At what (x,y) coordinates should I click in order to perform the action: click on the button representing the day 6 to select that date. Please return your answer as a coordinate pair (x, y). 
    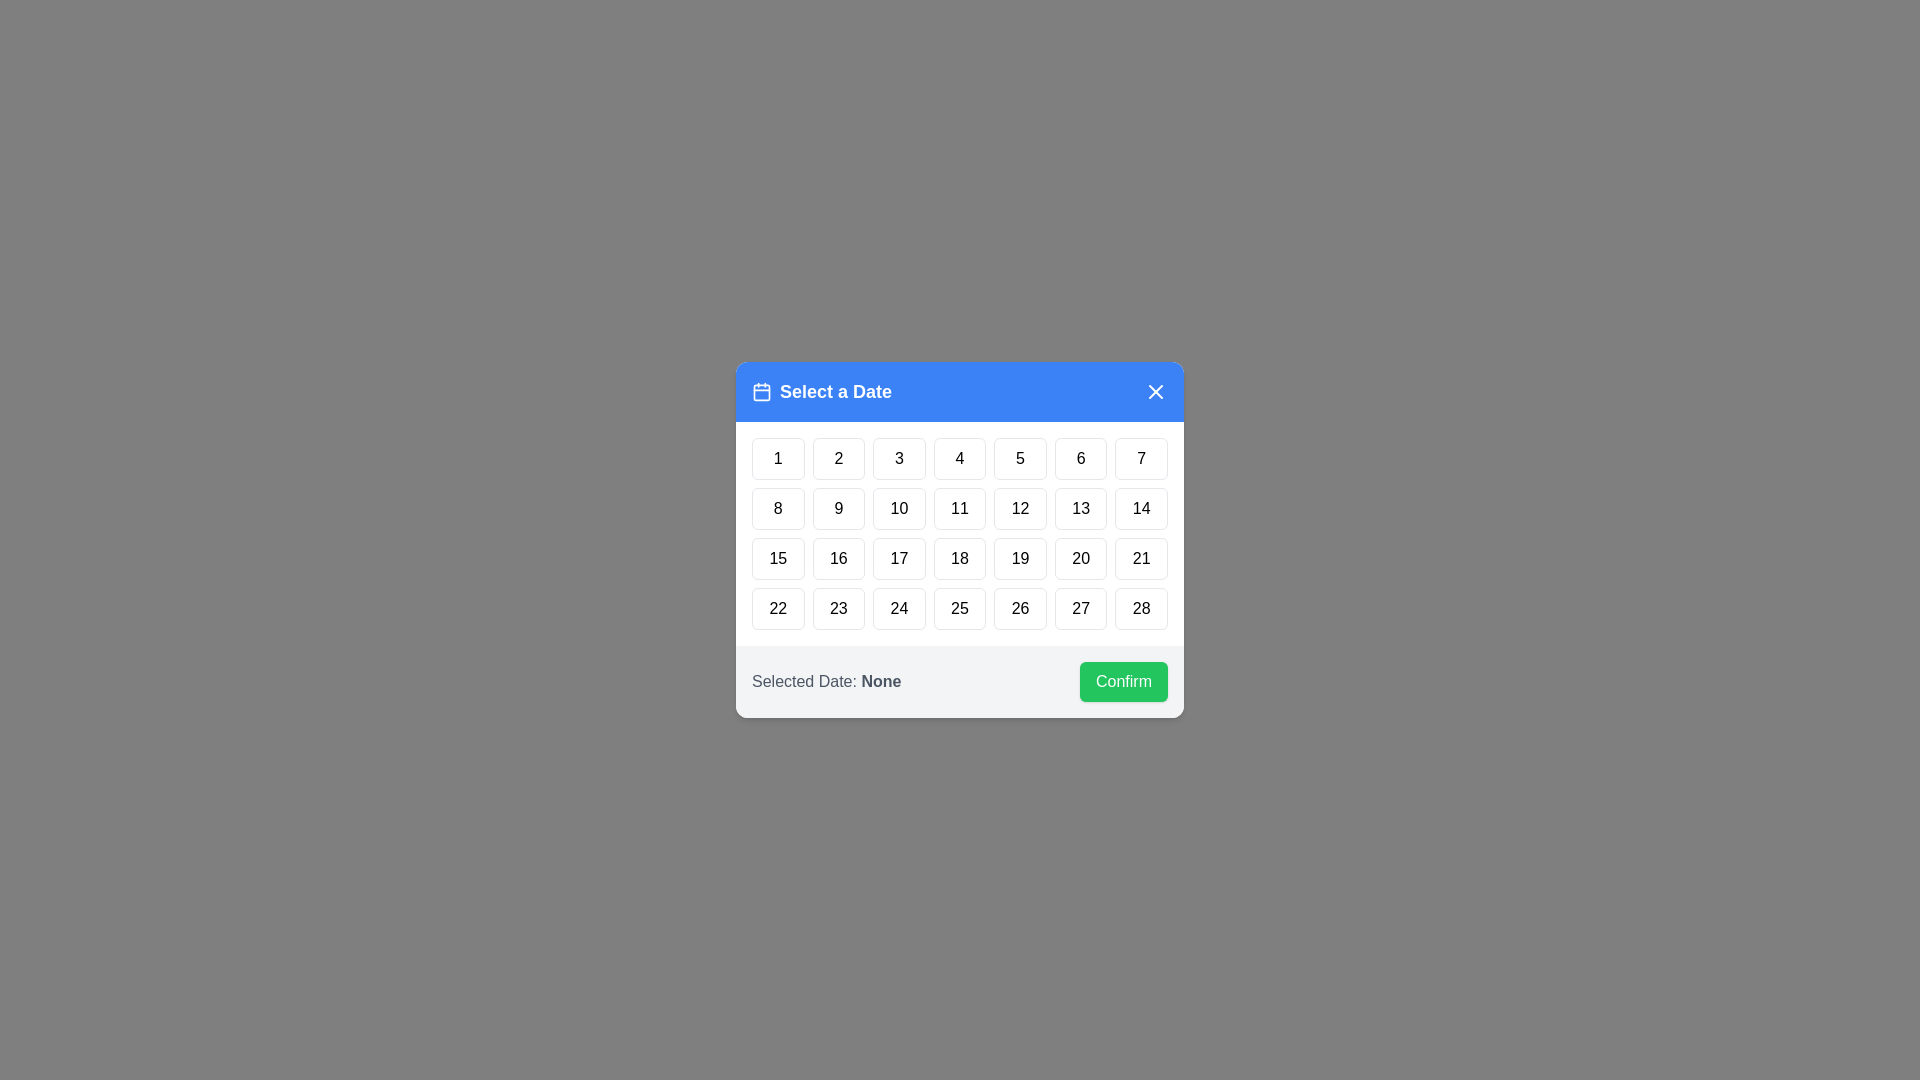
    Looking at the image, I should click on (1079, 459).